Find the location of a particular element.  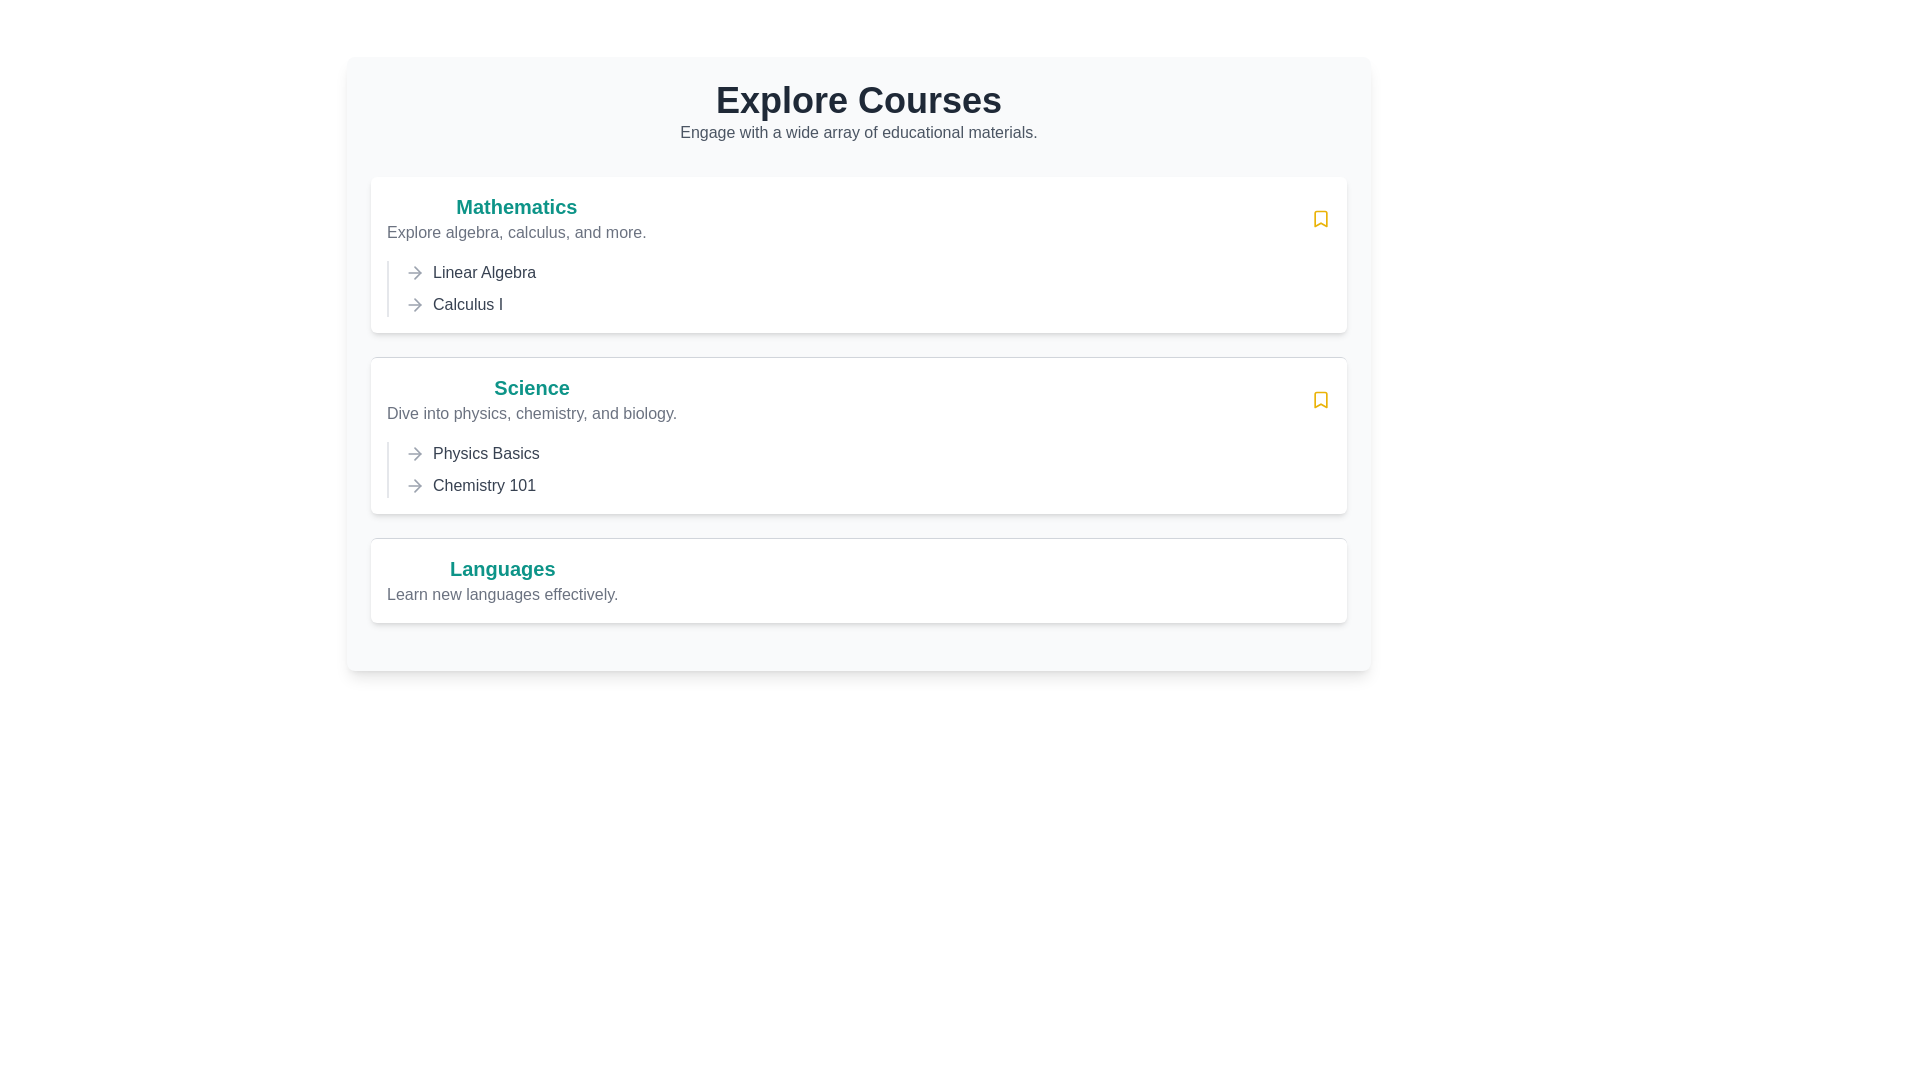

the arrowhead icon located to the right of the 'Physics Basics' text in the Science section is located at coordinates (416, 454).